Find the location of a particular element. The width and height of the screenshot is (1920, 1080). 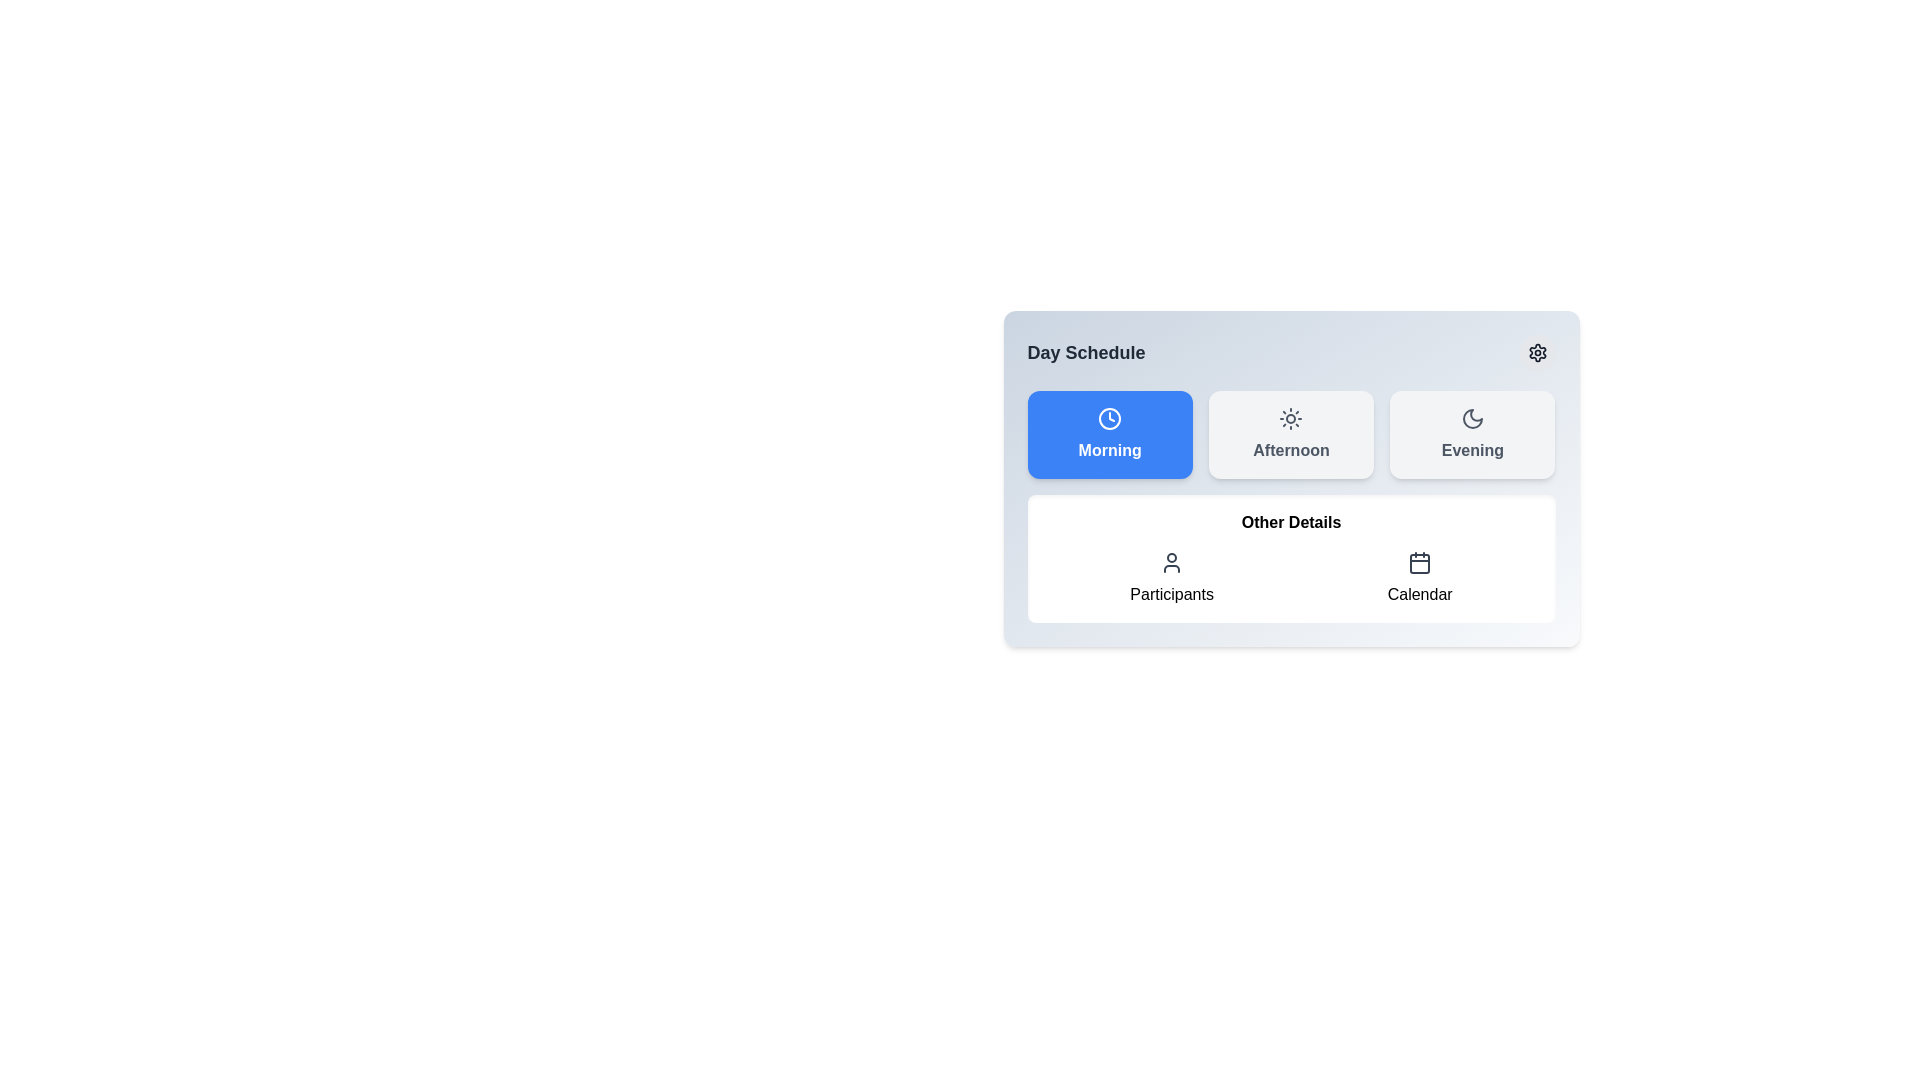

the decorative gear icon representing settings, located in the top-right corner of the interface is located at coordinates (1536, 352).